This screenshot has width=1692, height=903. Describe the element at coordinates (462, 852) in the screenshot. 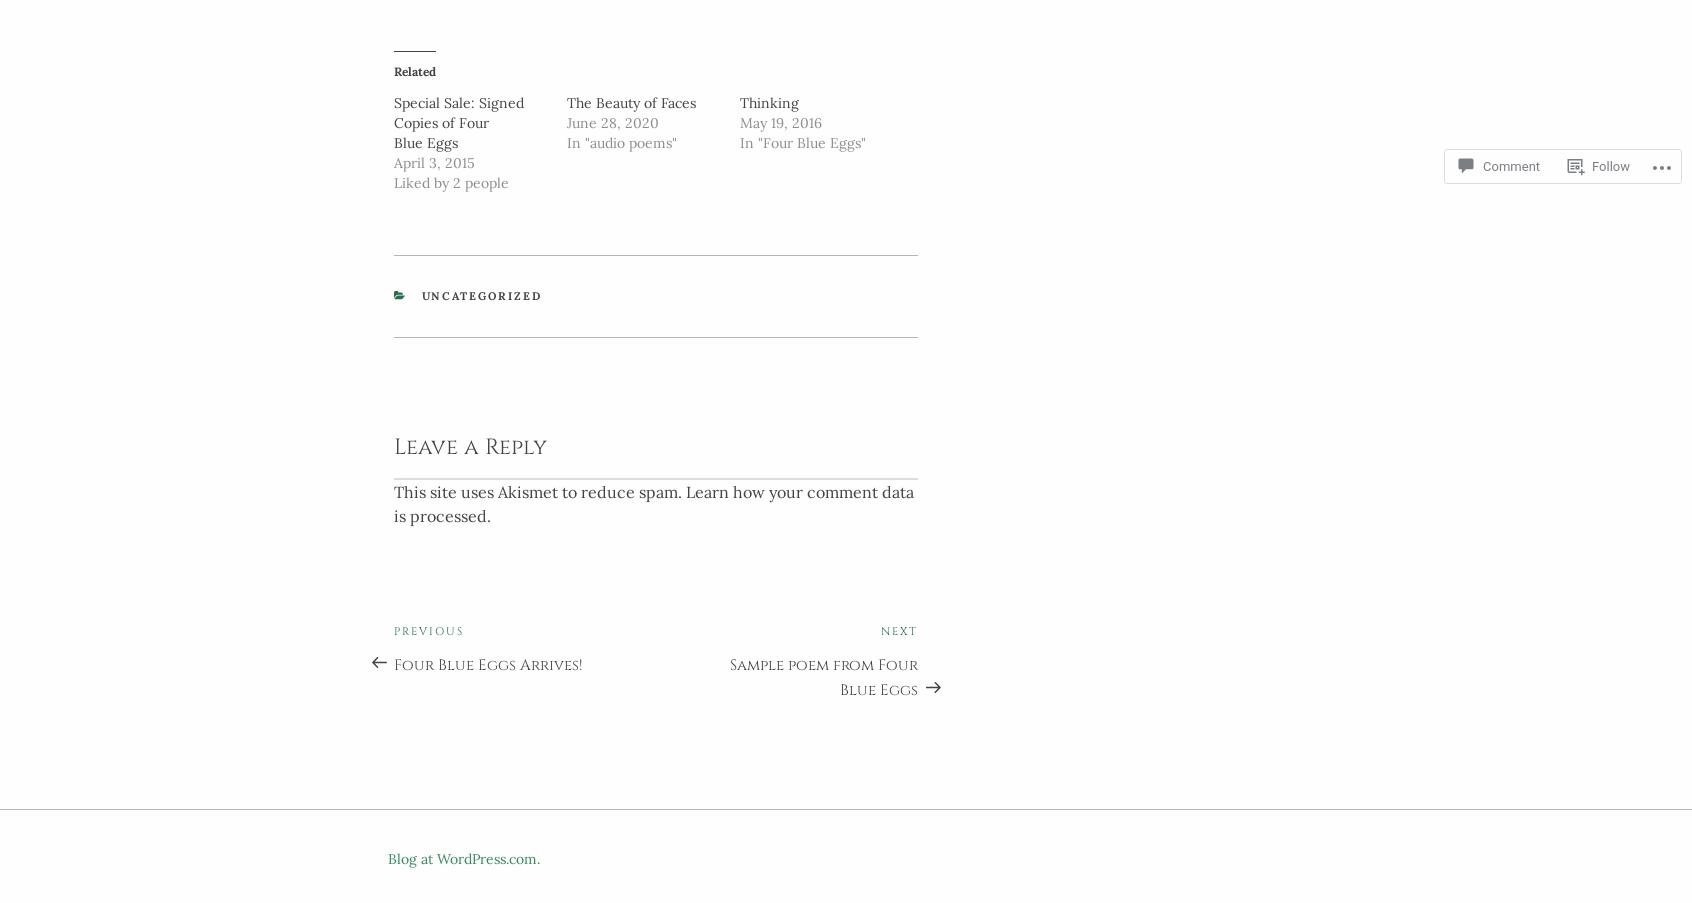

I see `'Blog at WordPress.com.'` at that location.